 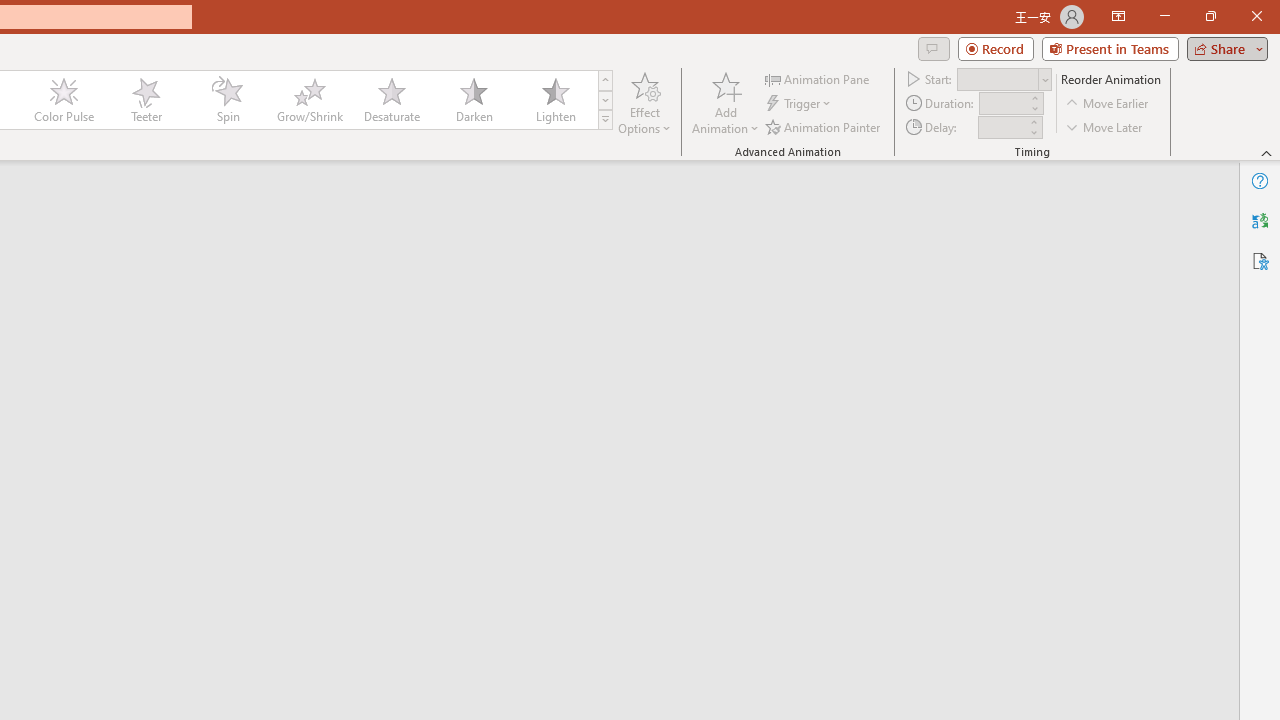 What do you see at coordinates (1106, 103) in the screenshot?
I see `'Move Earlier'` at bounding box center [1106, 103].